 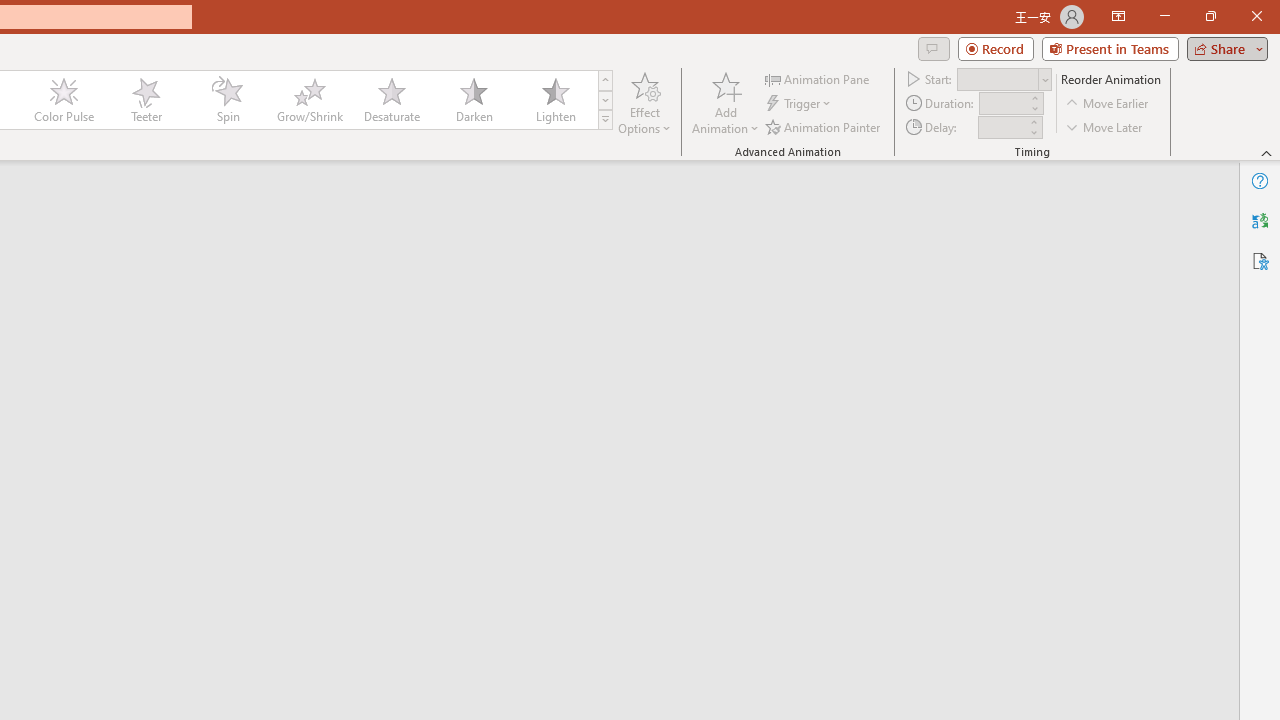 What do you see at coordinates (1106, 103) in the screenshot?
I see `'Move Earlier'` at bounding box center [1106, 103].